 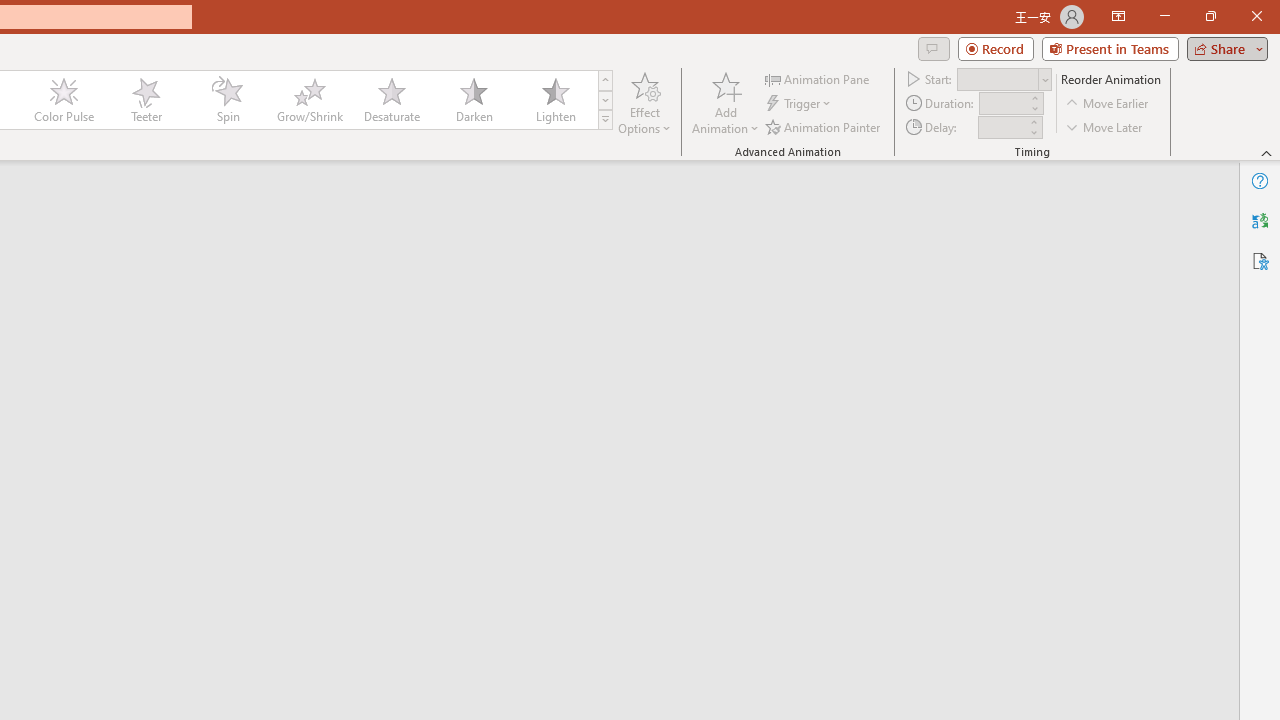 What do you see at coordinates (1106, 103) in the screenshot?
I see `'Move Earlier'` at bounding box center [1106, 103].